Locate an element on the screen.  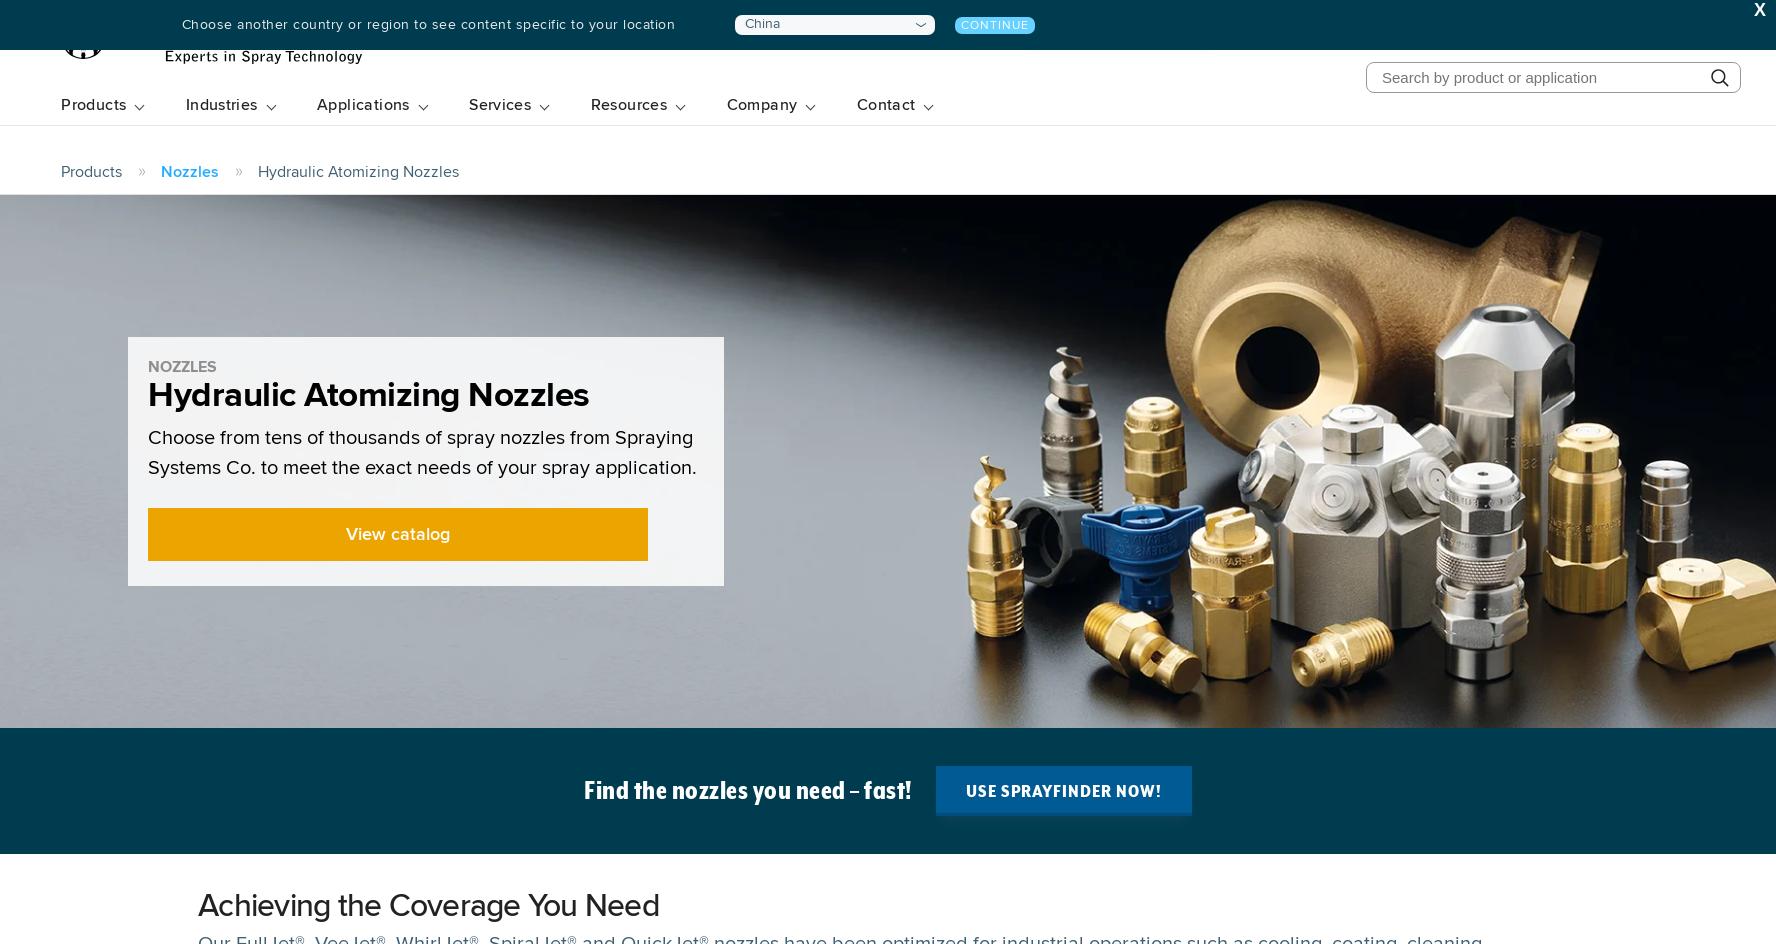
'Products Overview' is located at coordinates (142, 199).